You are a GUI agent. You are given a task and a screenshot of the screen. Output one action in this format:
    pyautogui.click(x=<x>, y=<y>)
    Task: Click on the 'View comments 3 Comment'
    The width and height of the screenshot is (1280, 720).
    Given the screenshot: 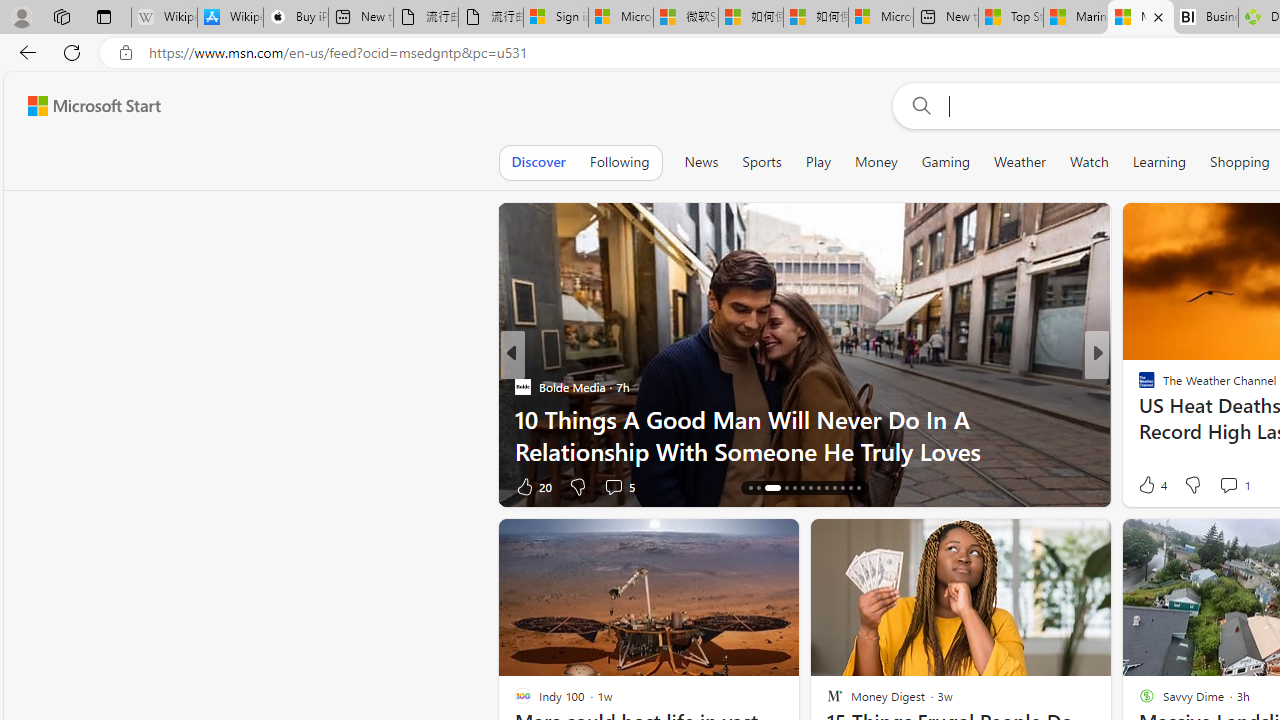 What is the action you would take?
    pyautogui.click(x=1240, y=486)
    